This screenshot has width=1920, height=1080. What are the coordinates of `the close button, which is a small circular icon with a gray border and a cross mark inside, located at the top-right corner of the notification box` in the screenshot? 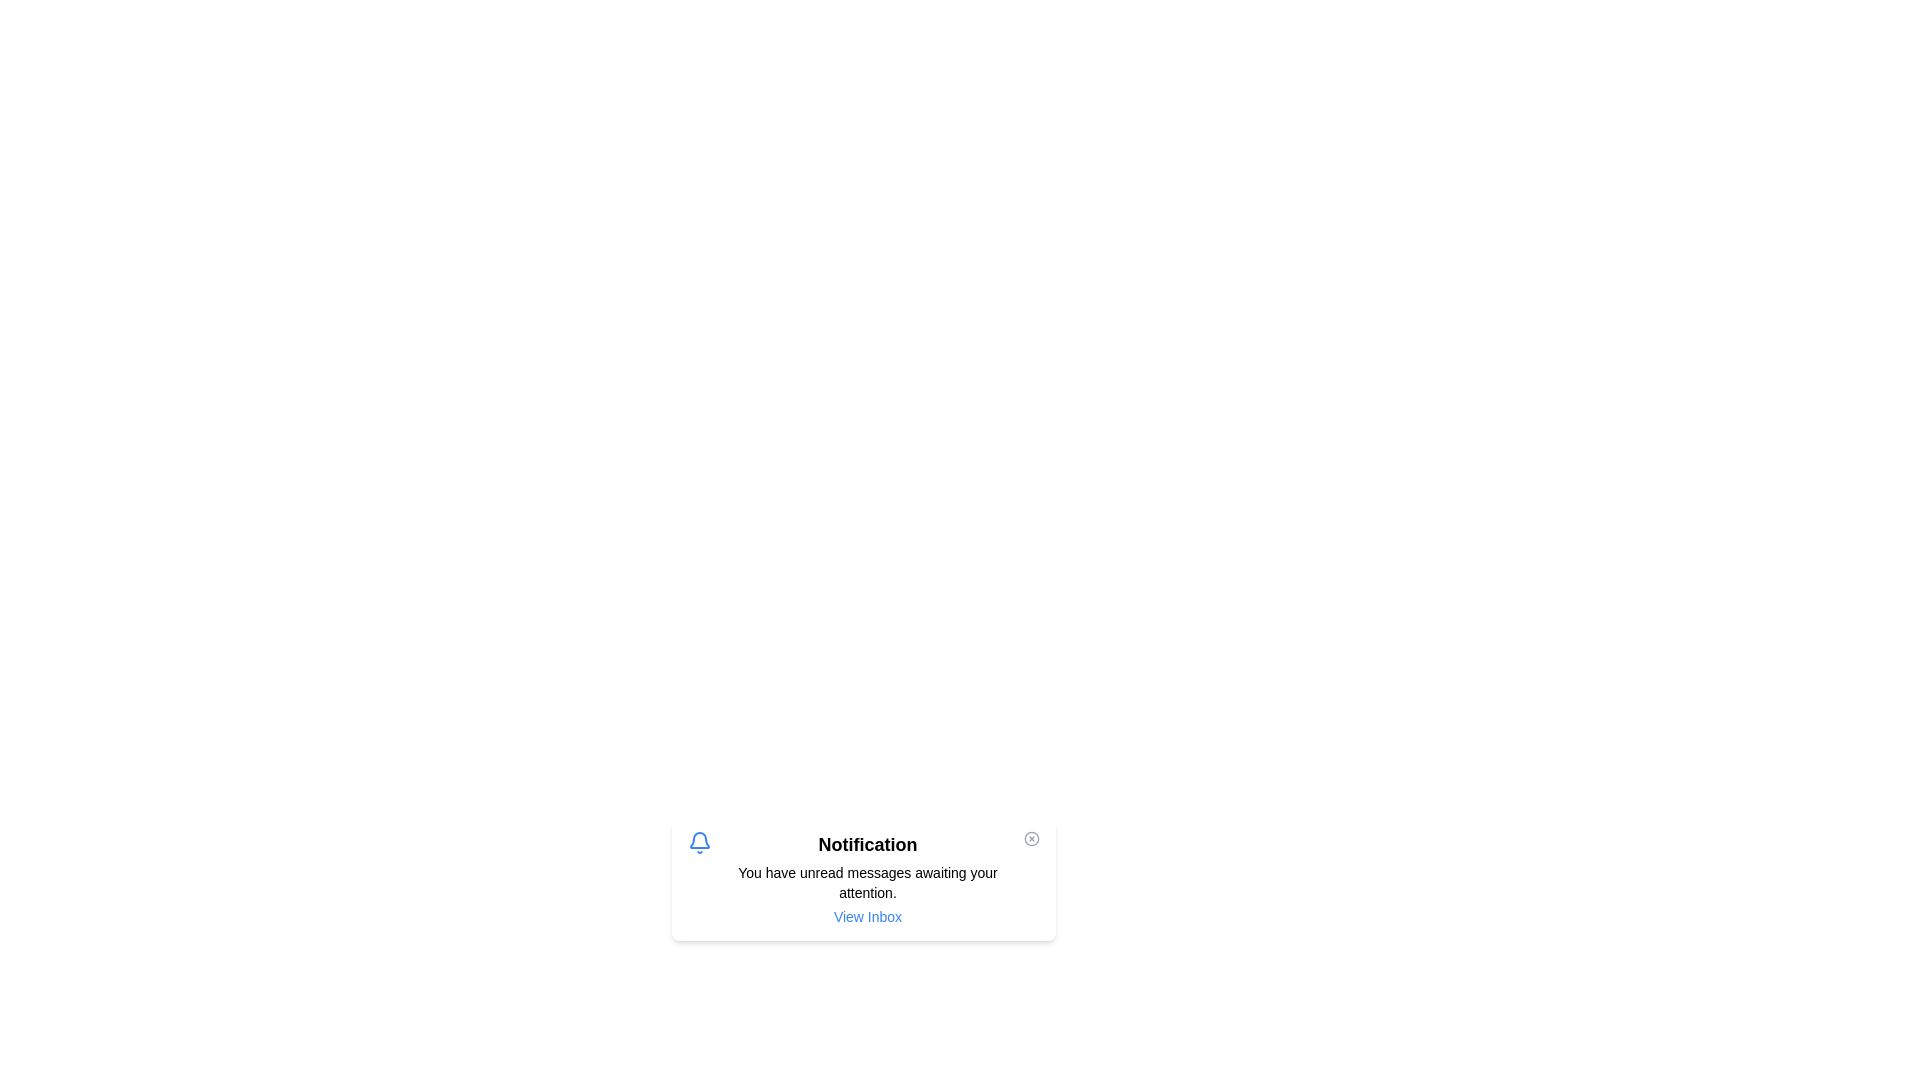 It's located at (1032, 839).